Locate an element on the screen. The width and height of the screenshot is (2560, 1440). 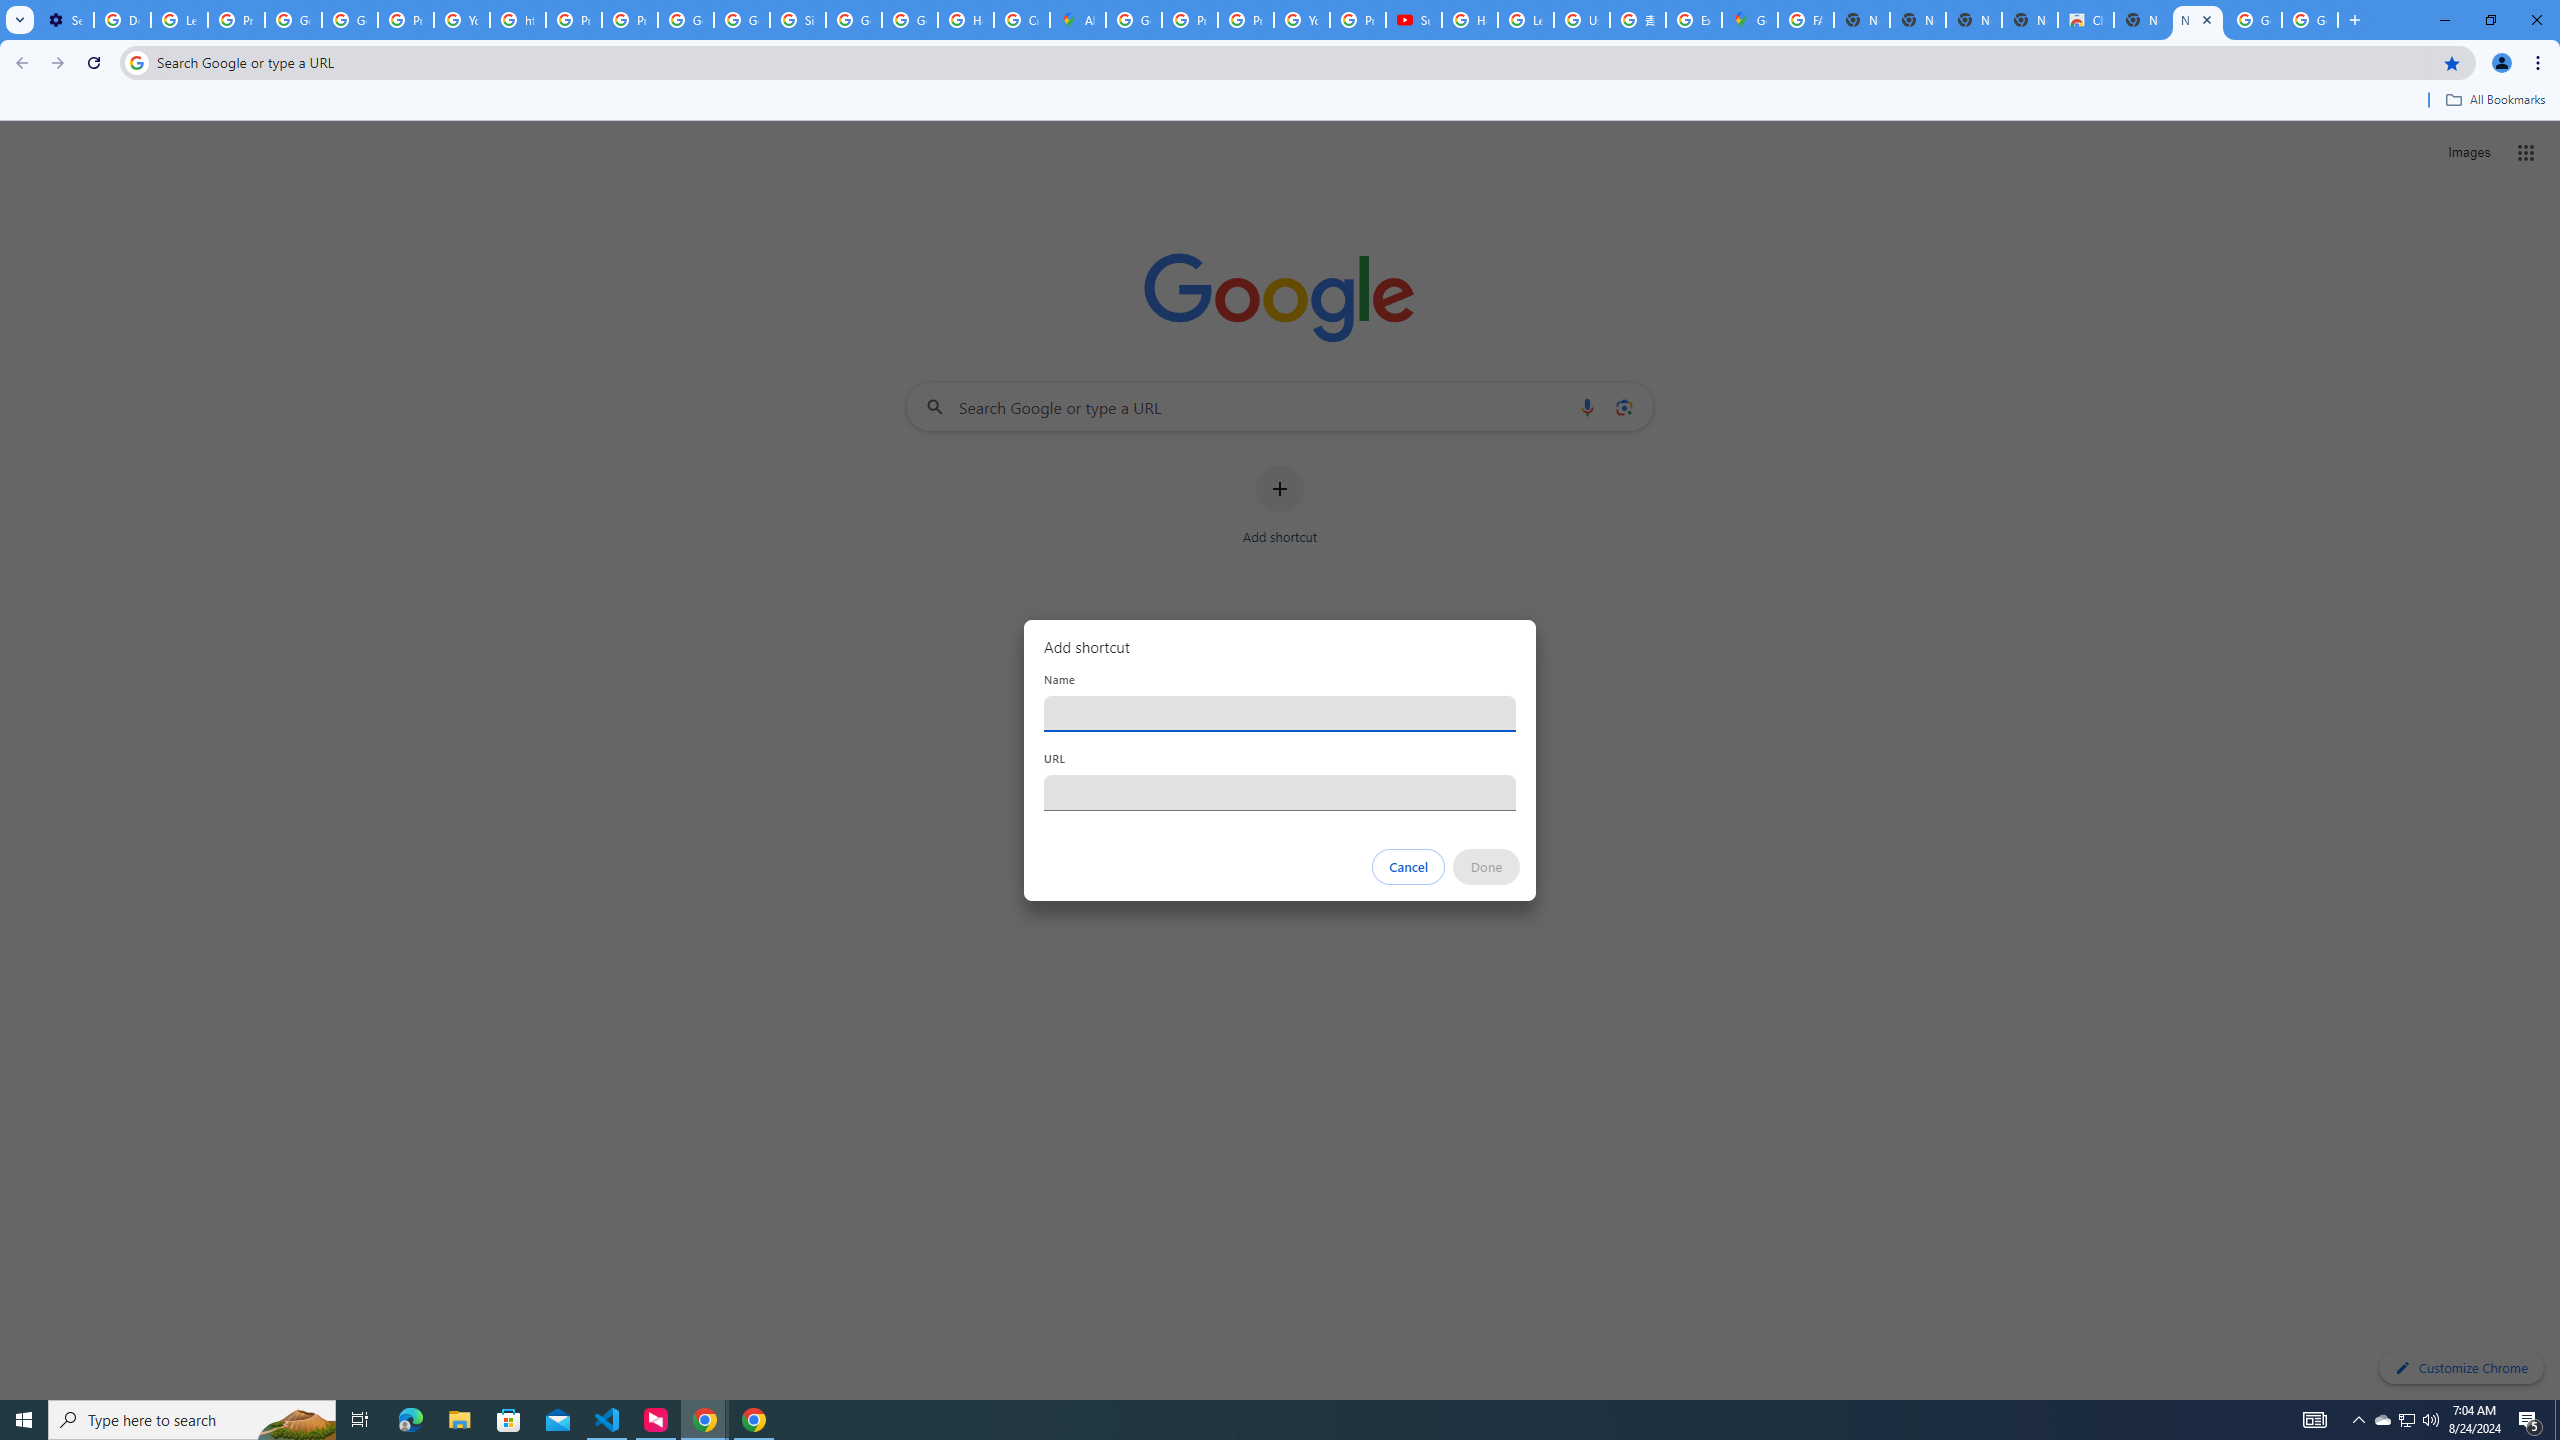
'Privacy Help Center - Policies Help' is located at coordinates (1244, 19).